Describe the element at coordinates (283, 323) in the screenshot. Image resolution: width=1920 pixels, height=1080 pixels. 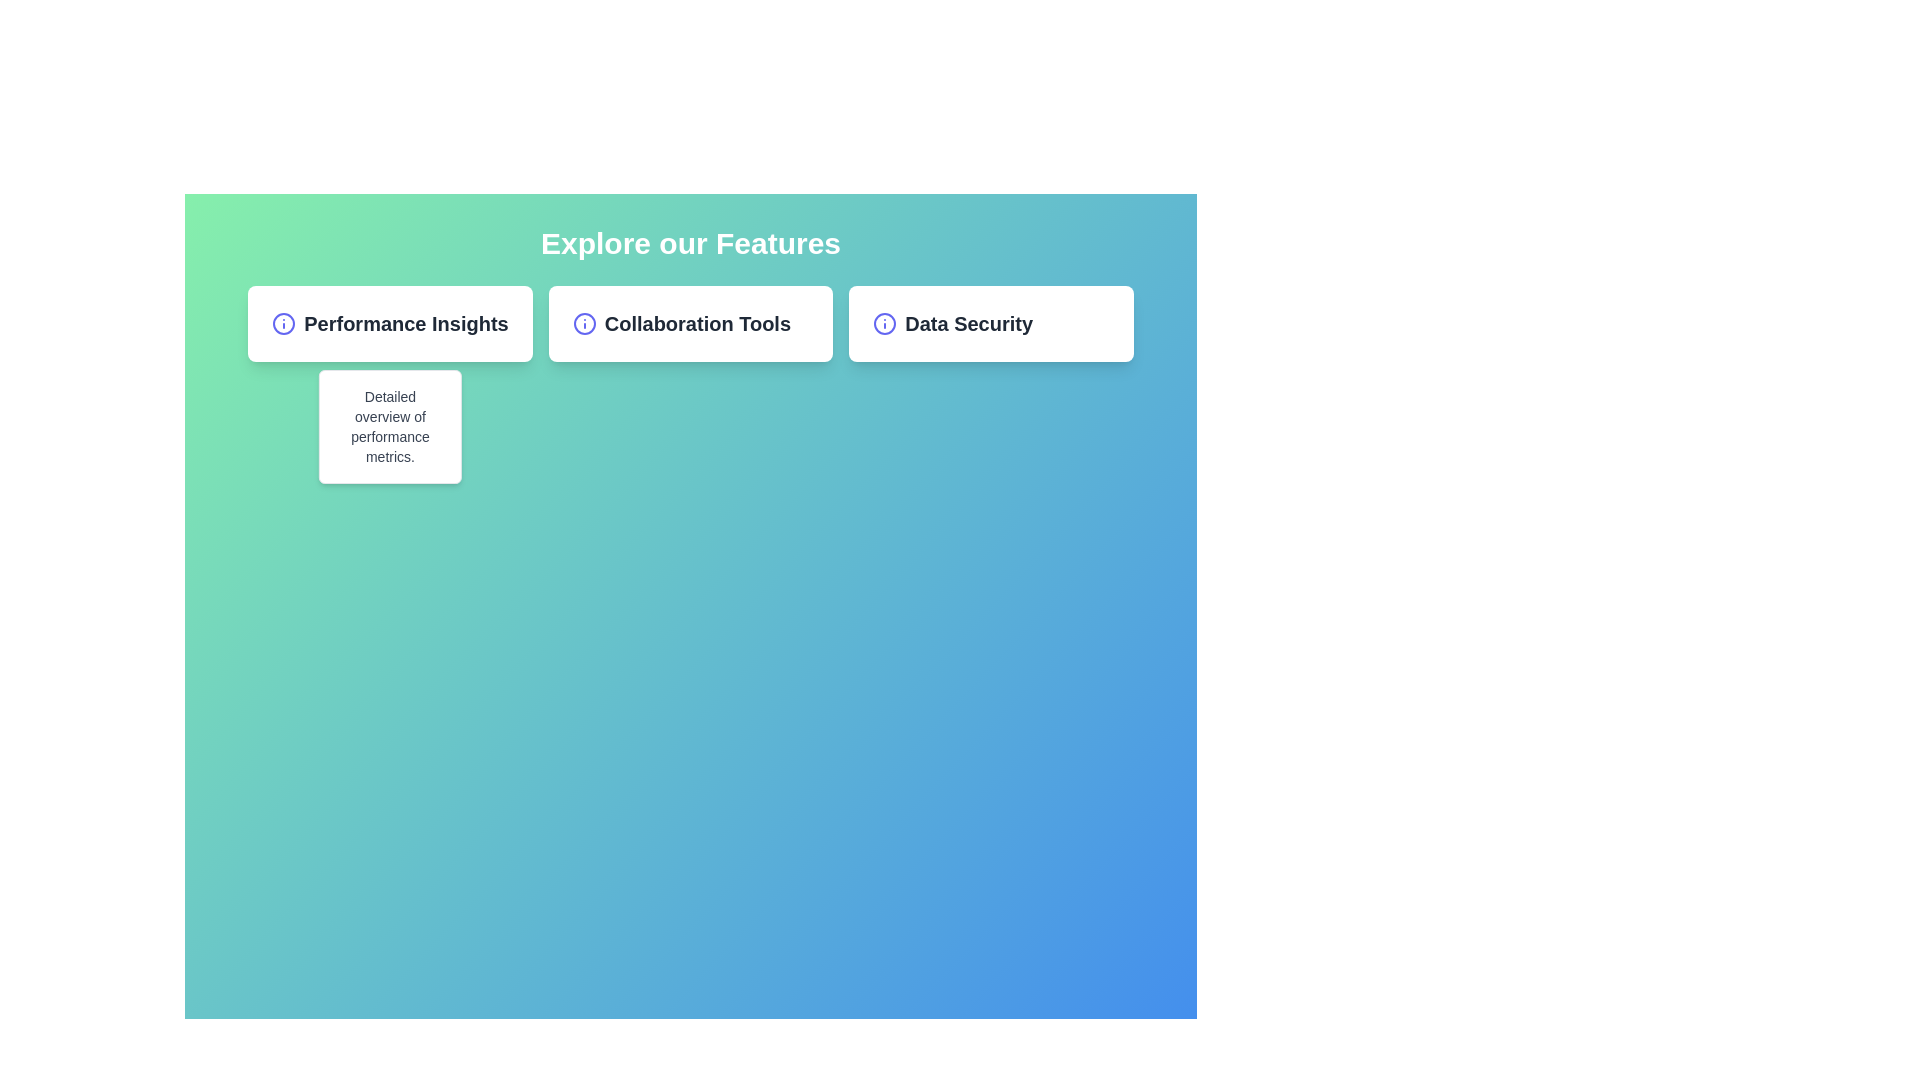
I see `the circular SVG shape part of the information icon within the 'Performance Insights' card, which is styled in blue and has a radius of 10px` at that location.